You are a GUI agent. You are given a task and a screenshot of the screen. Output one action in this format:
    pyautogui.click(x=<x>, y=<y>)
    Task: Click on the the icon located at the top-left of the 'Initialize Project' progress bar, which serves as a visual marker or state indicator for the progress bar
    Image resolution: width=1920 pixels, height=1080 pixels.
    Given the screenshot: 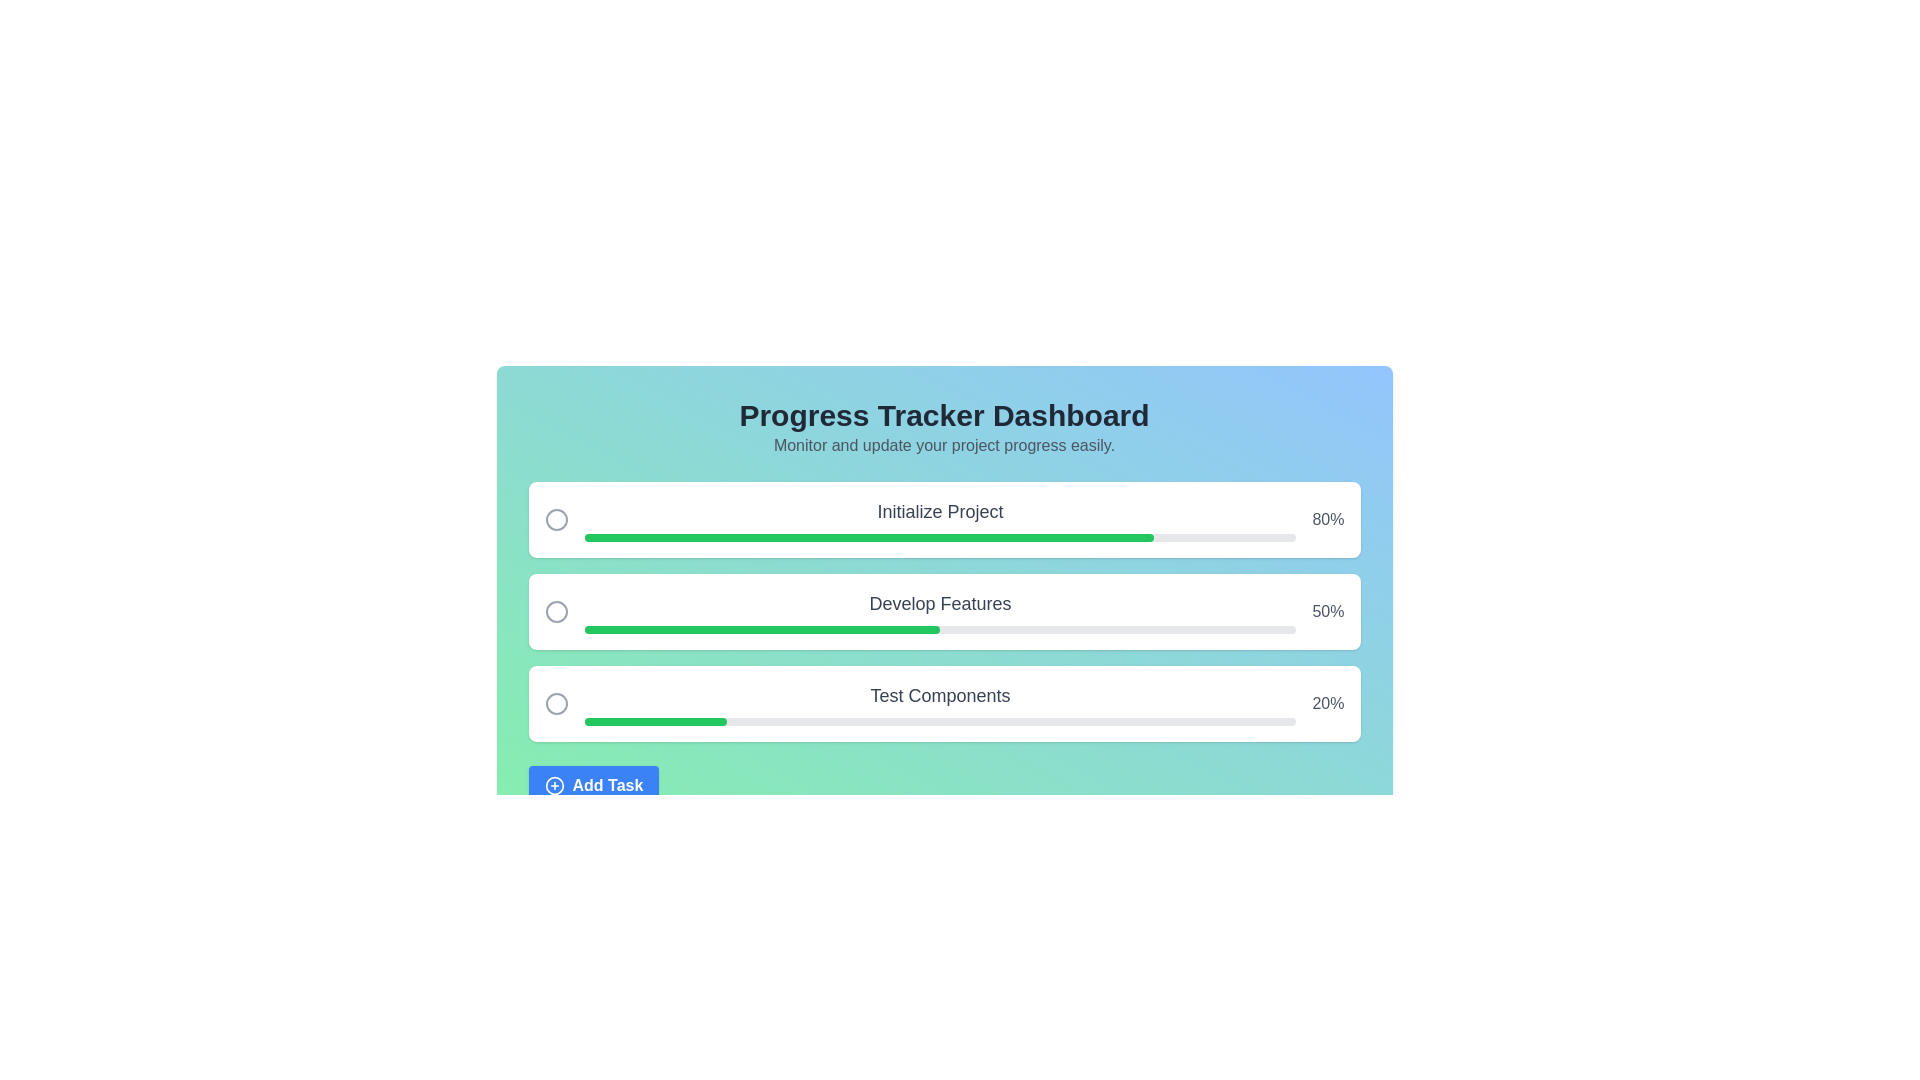 What is the action you would take?
    pyautogui.click(x=556, y=519)
    